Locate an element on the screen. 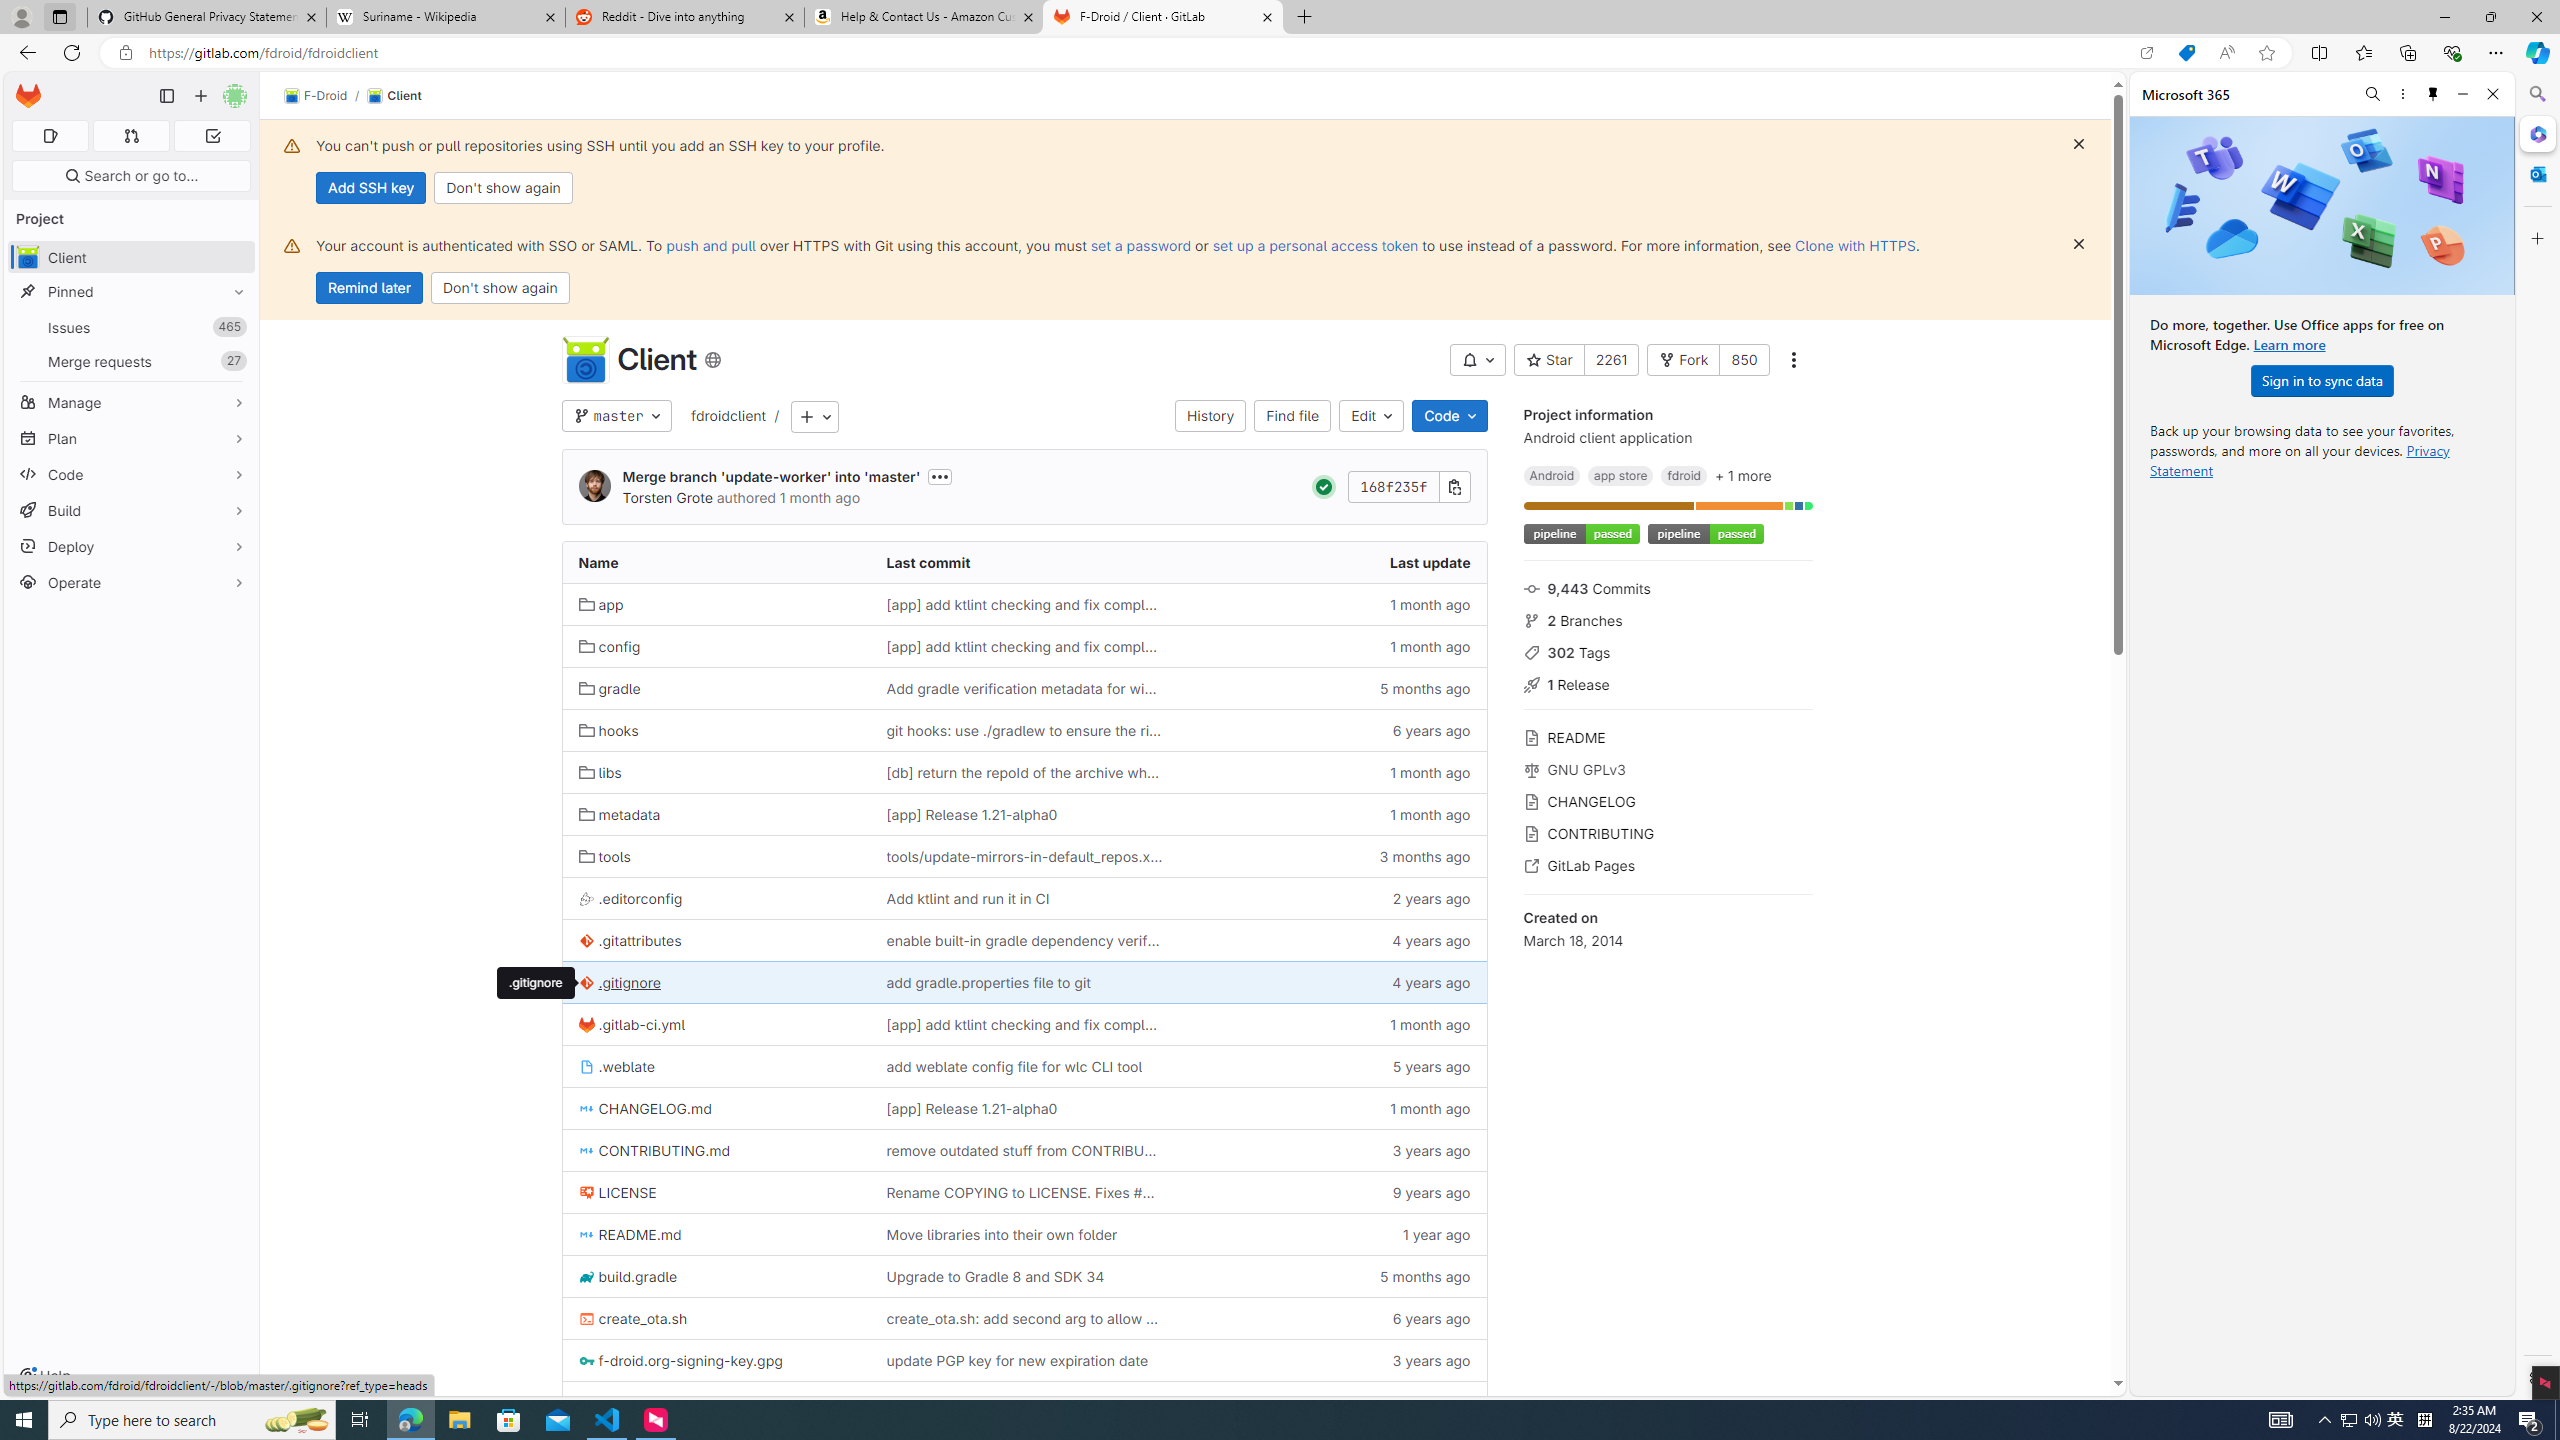  '5 years ago' is located at coordinates (1332, 1066).